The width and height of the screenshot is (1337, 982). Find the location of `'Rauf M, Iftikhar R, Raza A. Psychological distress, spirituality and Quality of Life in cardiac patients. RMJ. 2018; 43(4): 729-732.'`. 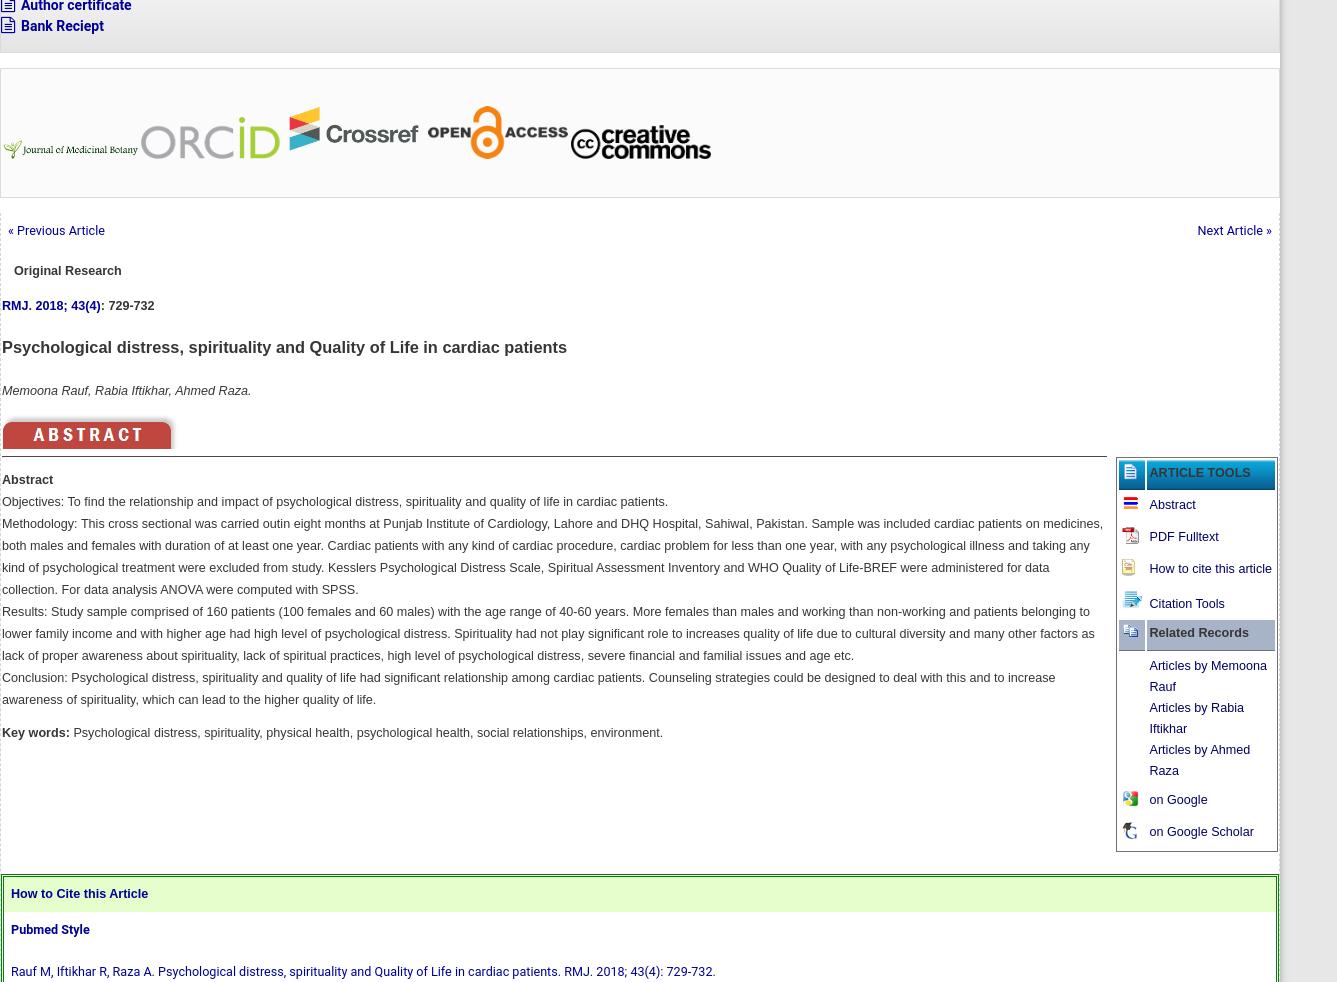

'Rauf M, Iftikhar R, Raza A. Psychological distress, spirituality and Quality of Life in cardiac patients. RMJ. 2018; 43(4): 729-732.' is located at coordinates (361, 970).